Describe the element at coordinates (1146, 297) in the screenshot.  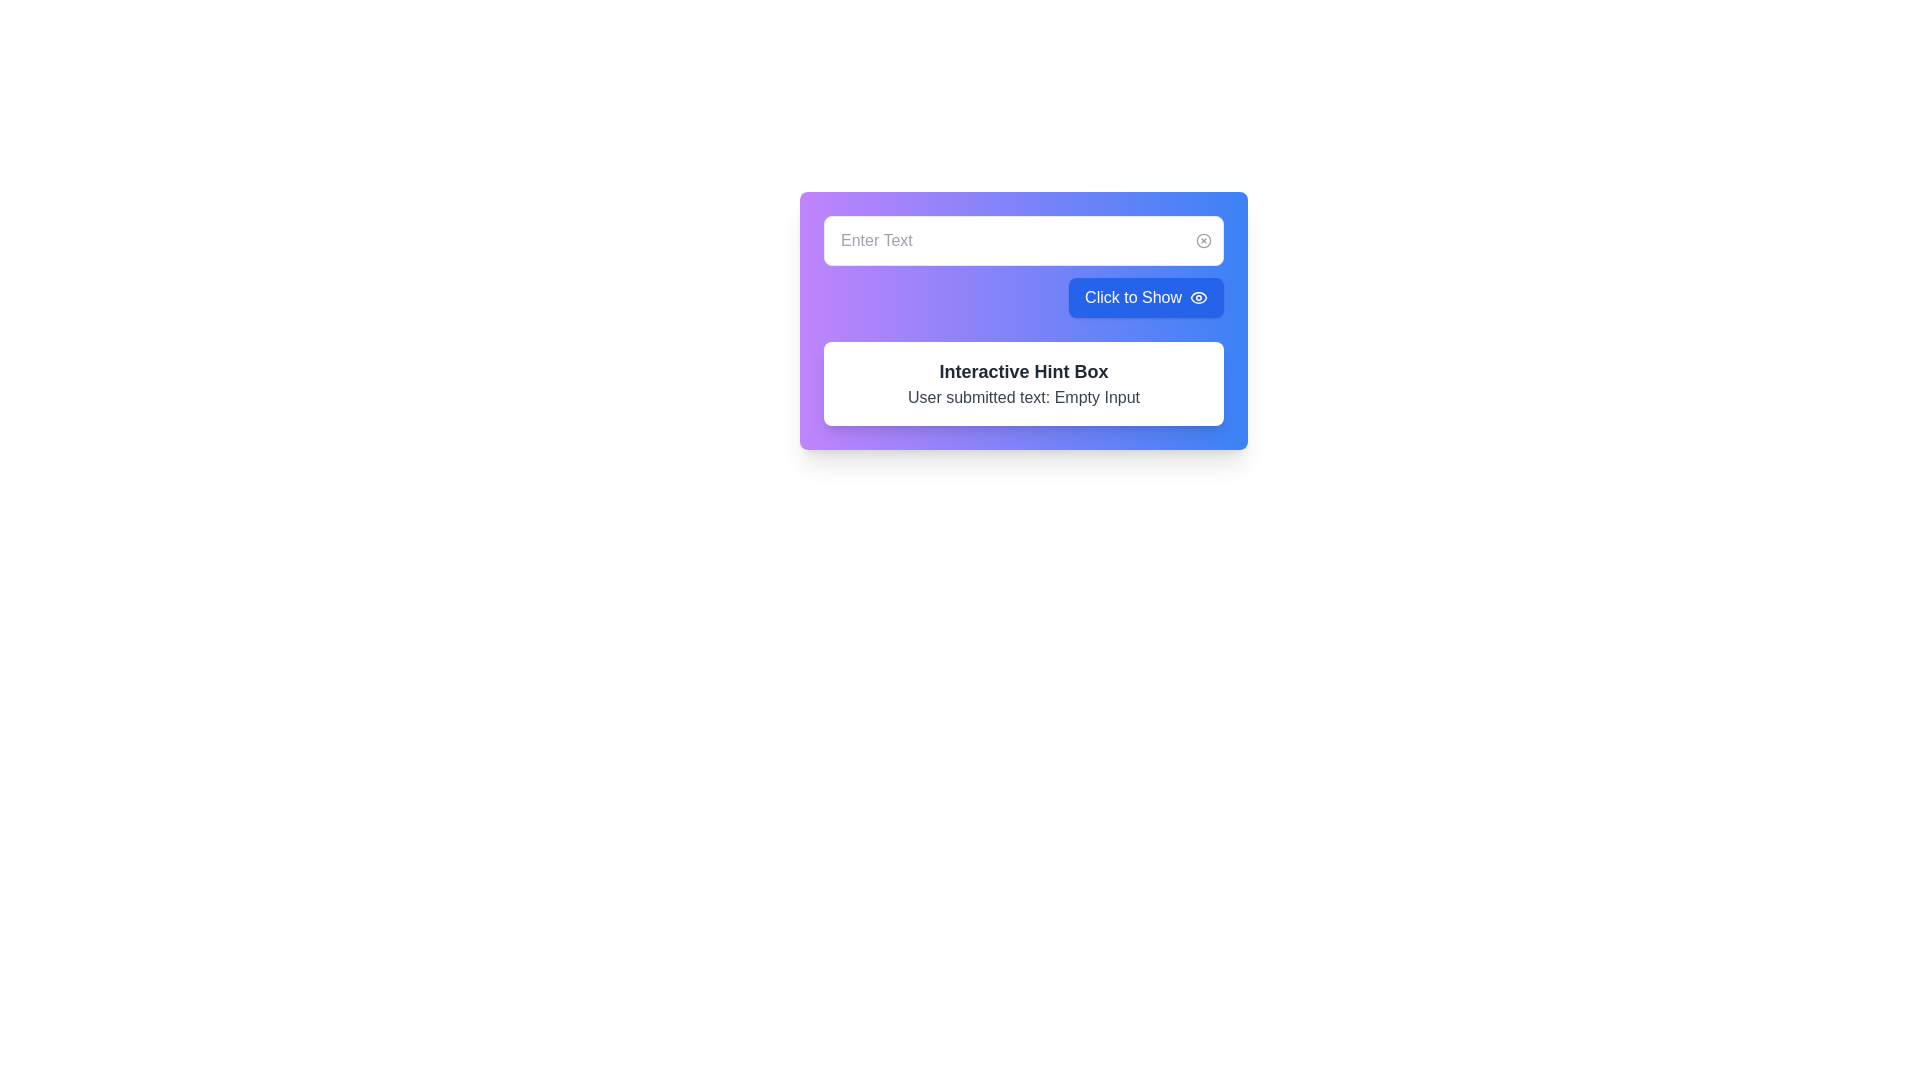
I see `the button with the blue background and white text that reads 'Click to Show'` at that location.